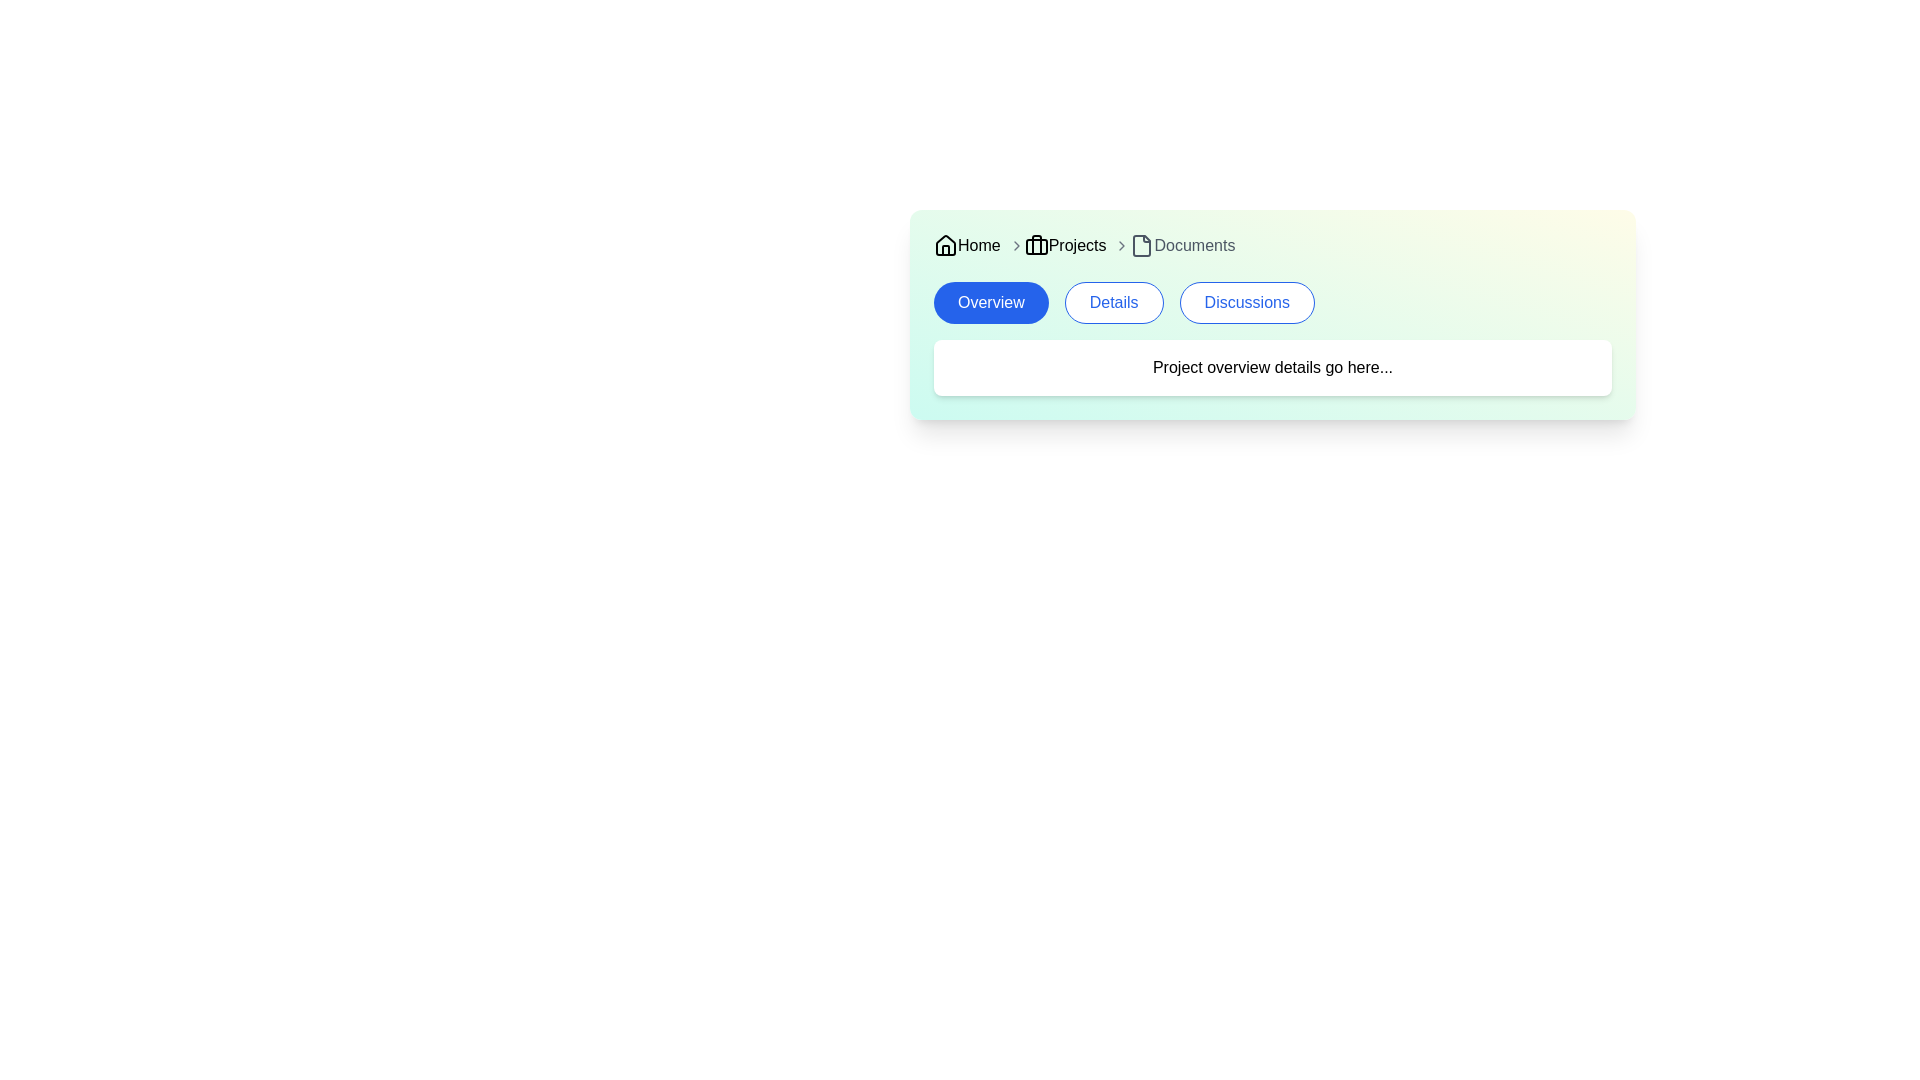  What do you see at coordinates (944, 244) in the screenshot?
I see `the house icon in the breadcrumb navigation bar` at bounding box center [944, 244].